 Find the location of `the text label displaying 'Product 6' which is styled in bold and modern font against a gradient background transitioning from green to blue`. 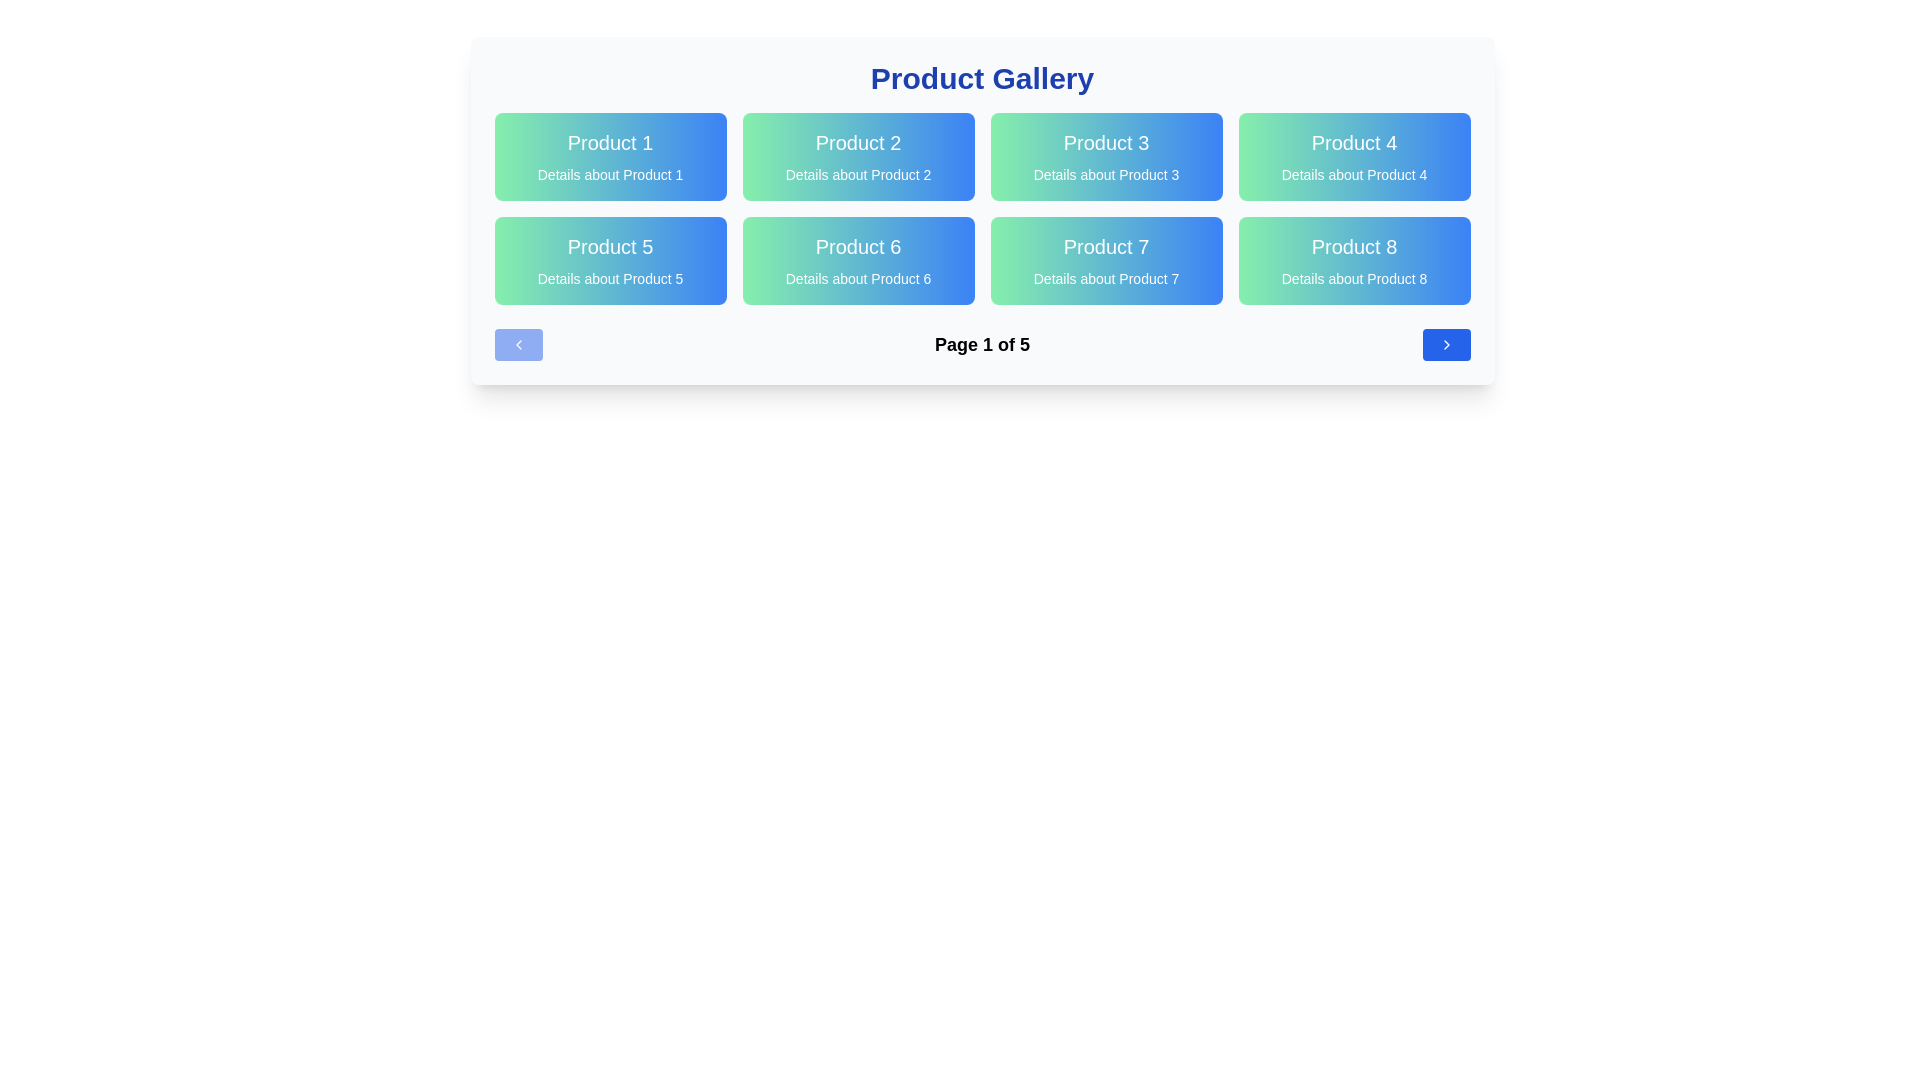

the text label displaying 'Product 6' which is styled in bold and modern font against a gradient background transitioning from green to blue is located at coordinates (858, 245).